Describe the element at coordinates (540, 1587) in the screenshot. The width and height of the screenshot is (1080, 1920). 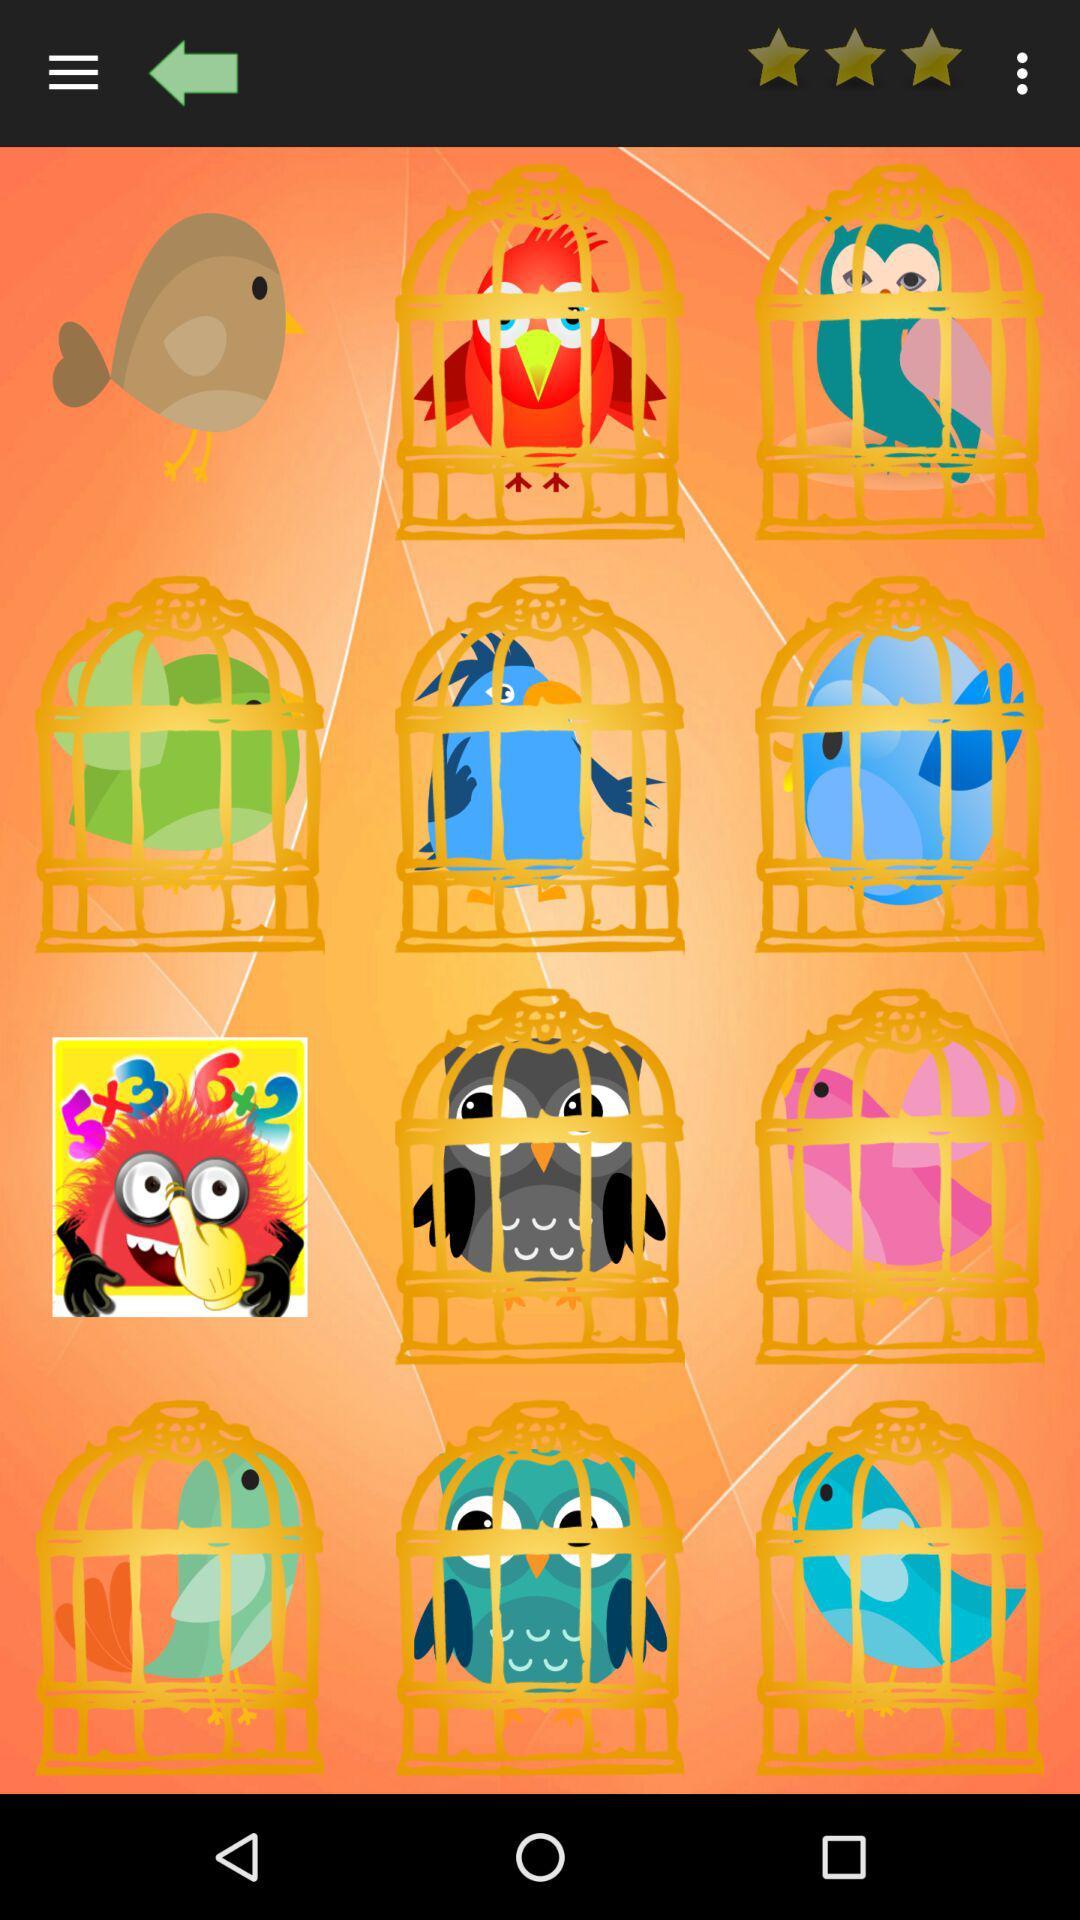
I see `parrot in cage` at that location.